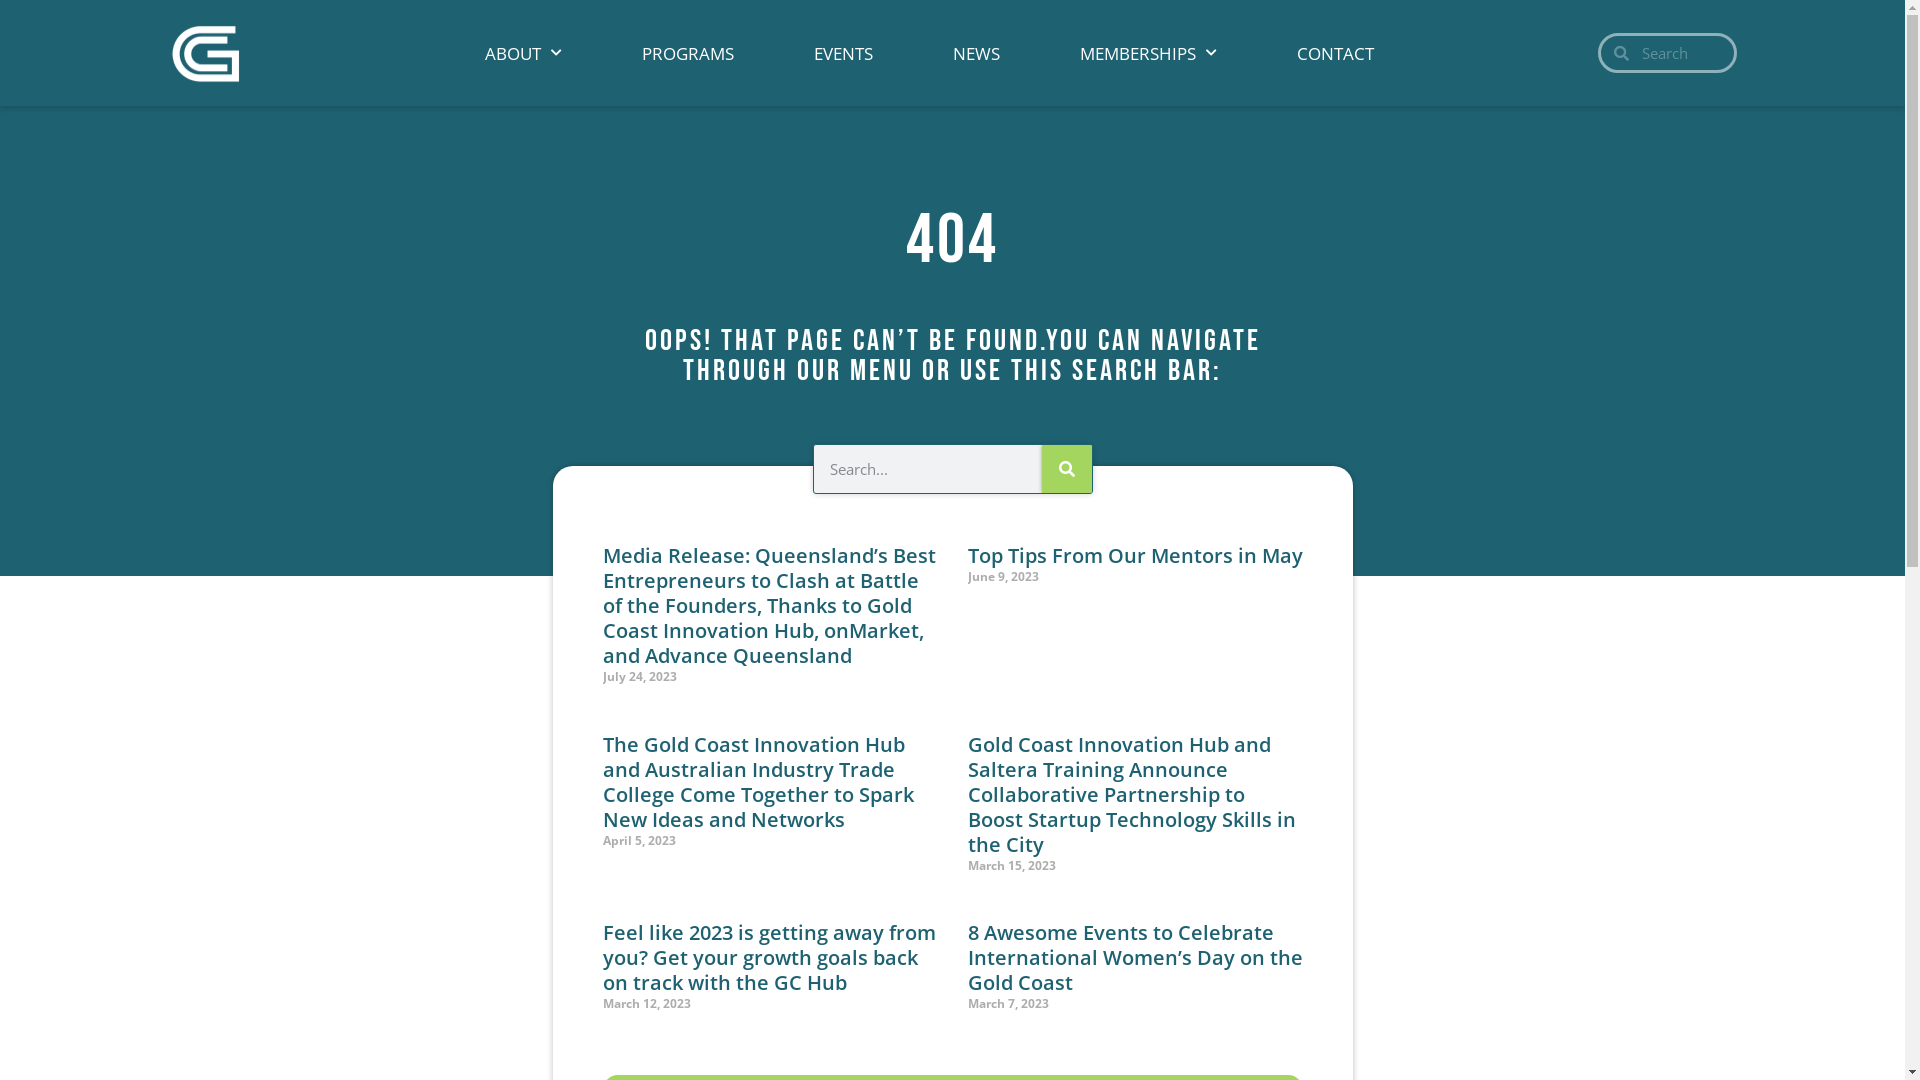 The height and width of the screenshot is (1080, 1920). What do you see at coordinates (976, 52) in the screenshot?
I see `'NEWS'` at bounding box center [976, 52].